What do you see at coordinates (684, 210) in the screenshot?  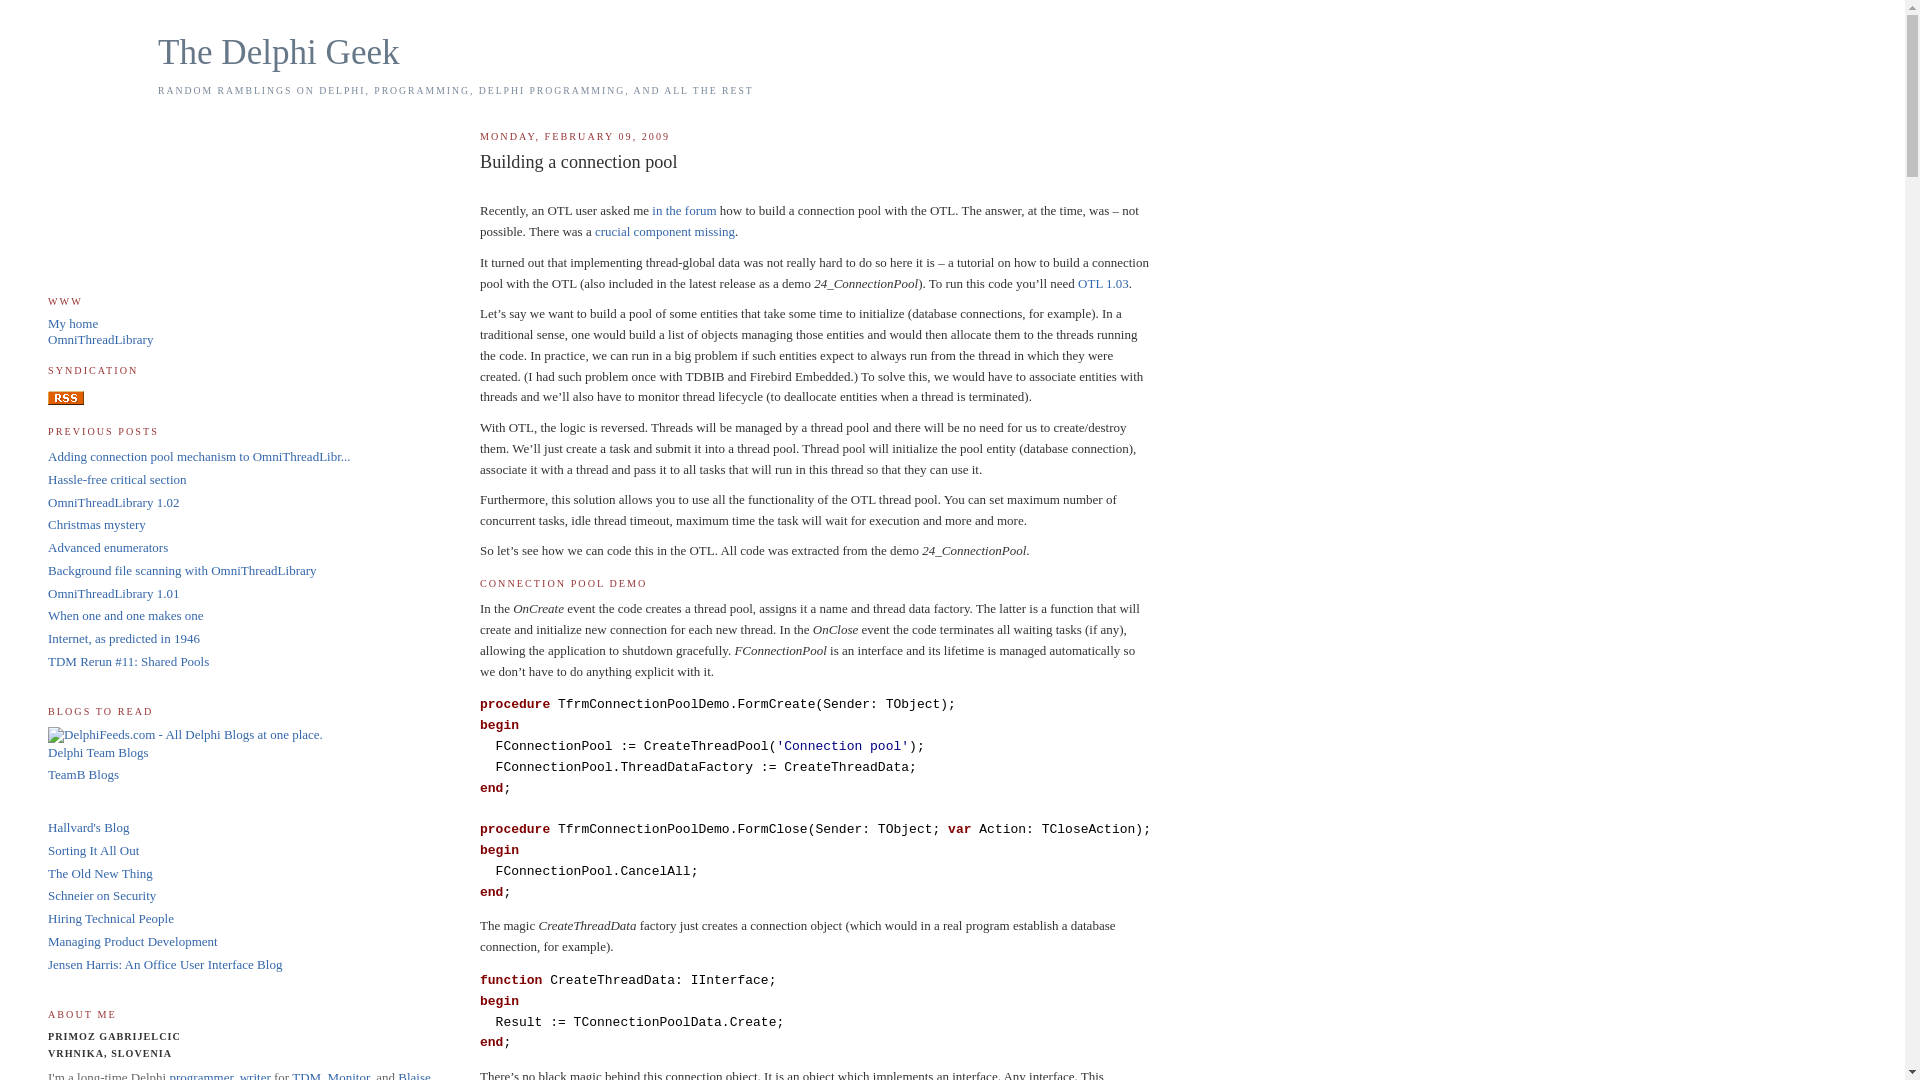 I see `'in the forum'` at bounding box center [684, 210].